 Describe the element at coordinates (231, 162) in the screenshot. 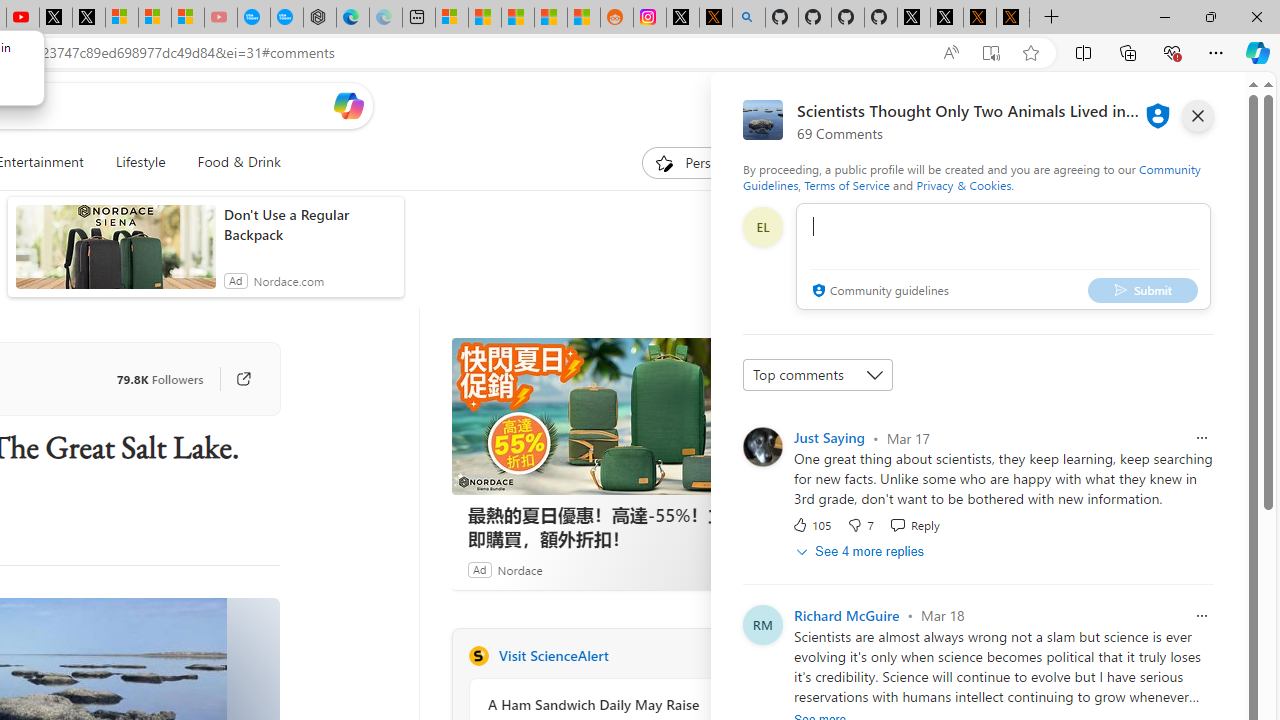

I see `'Food & Drink'` at that location.